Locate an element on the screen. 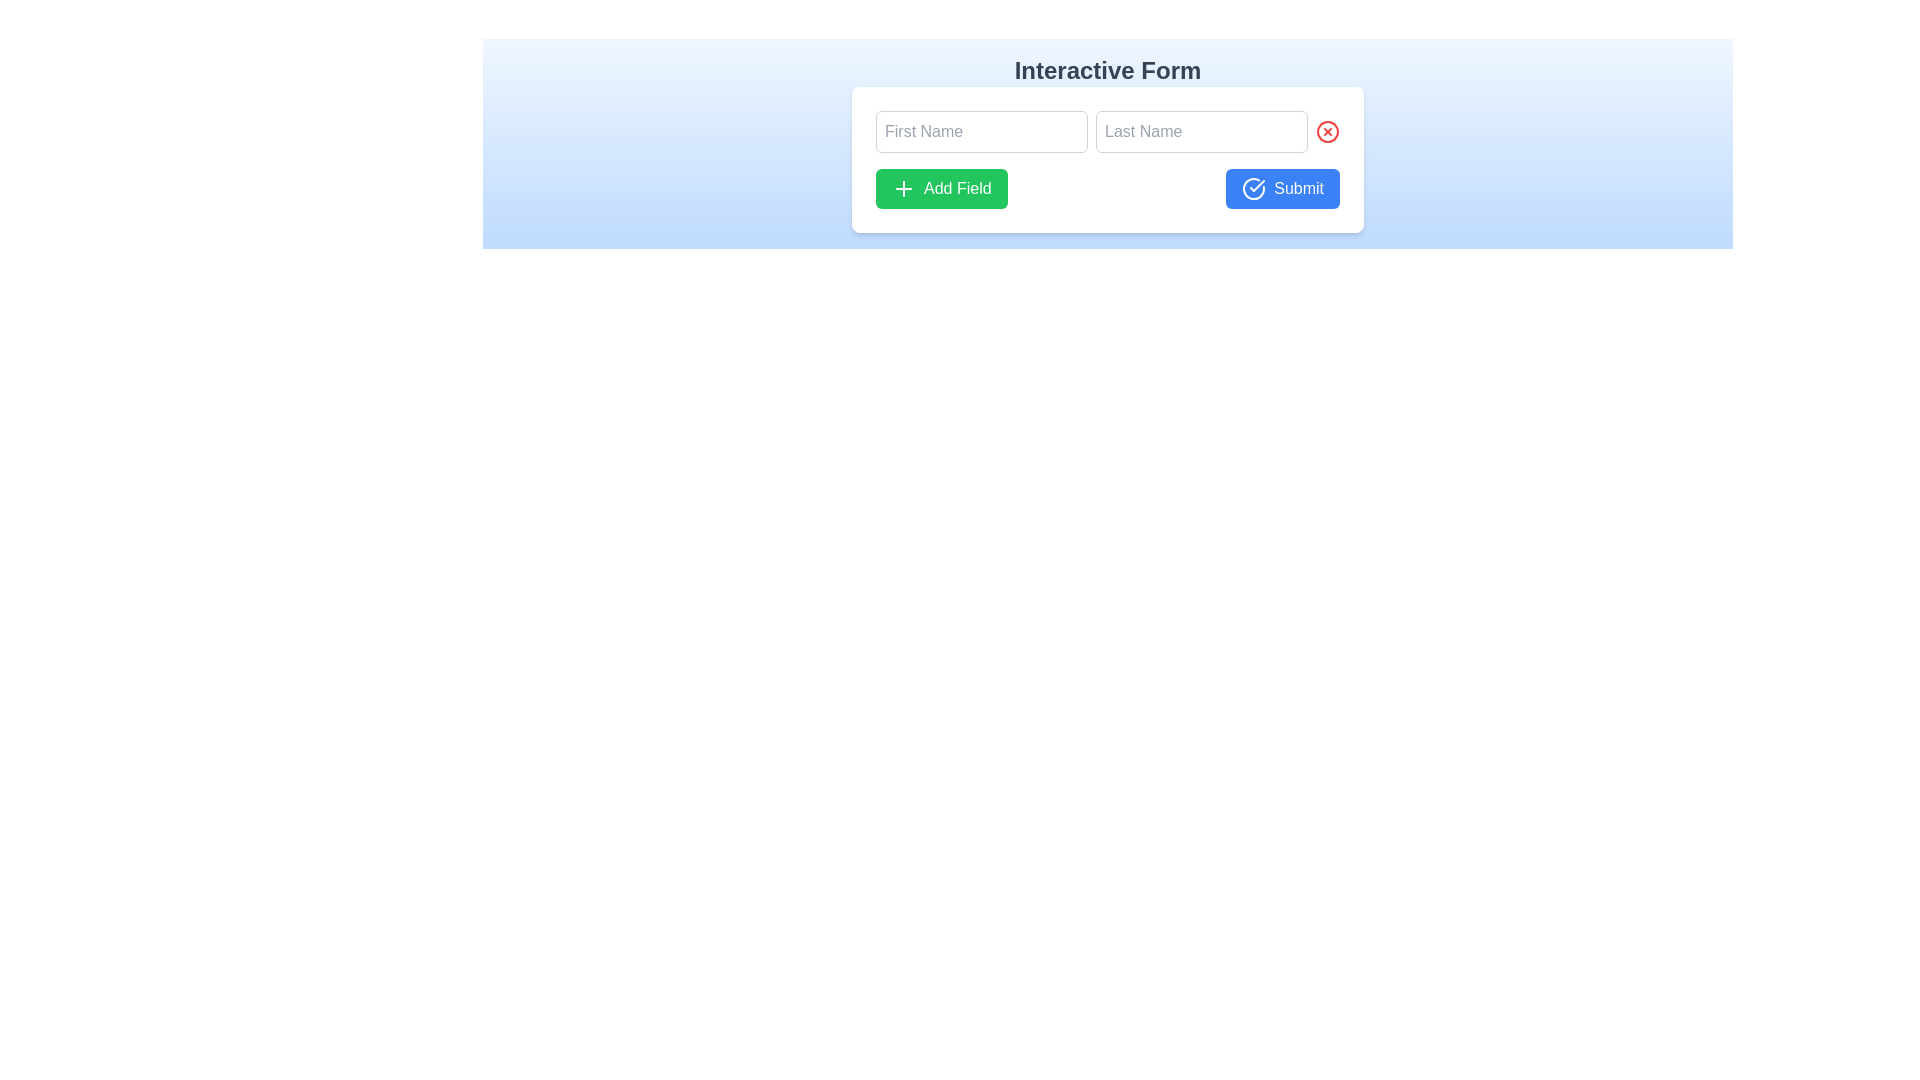 The height and width of the screenshot is (1080, 1920). the text label inside the green button that indicates the functionality of adding a field, which is located to the left of the blue 'Submit' button is located at coordinates (956, 189).